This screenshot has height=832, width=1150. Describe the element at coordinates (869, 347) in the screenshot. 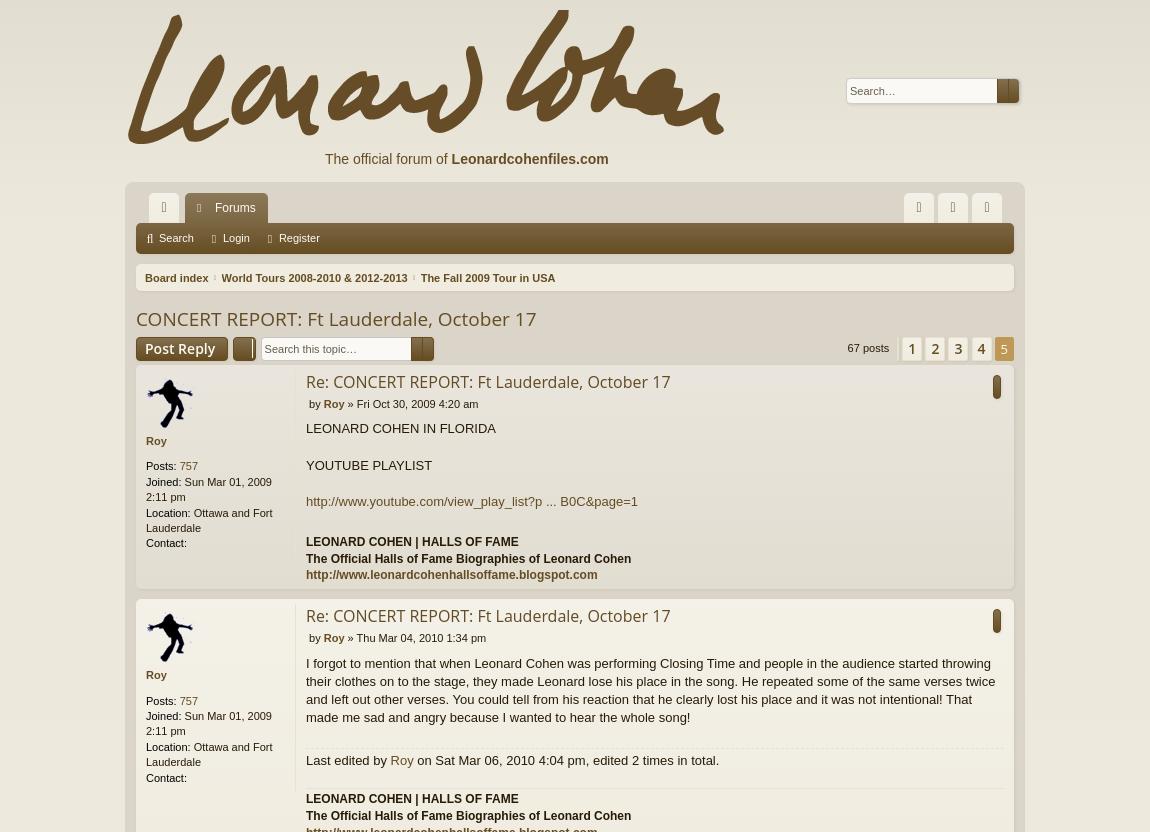

I see `'67 posts'` at that location.